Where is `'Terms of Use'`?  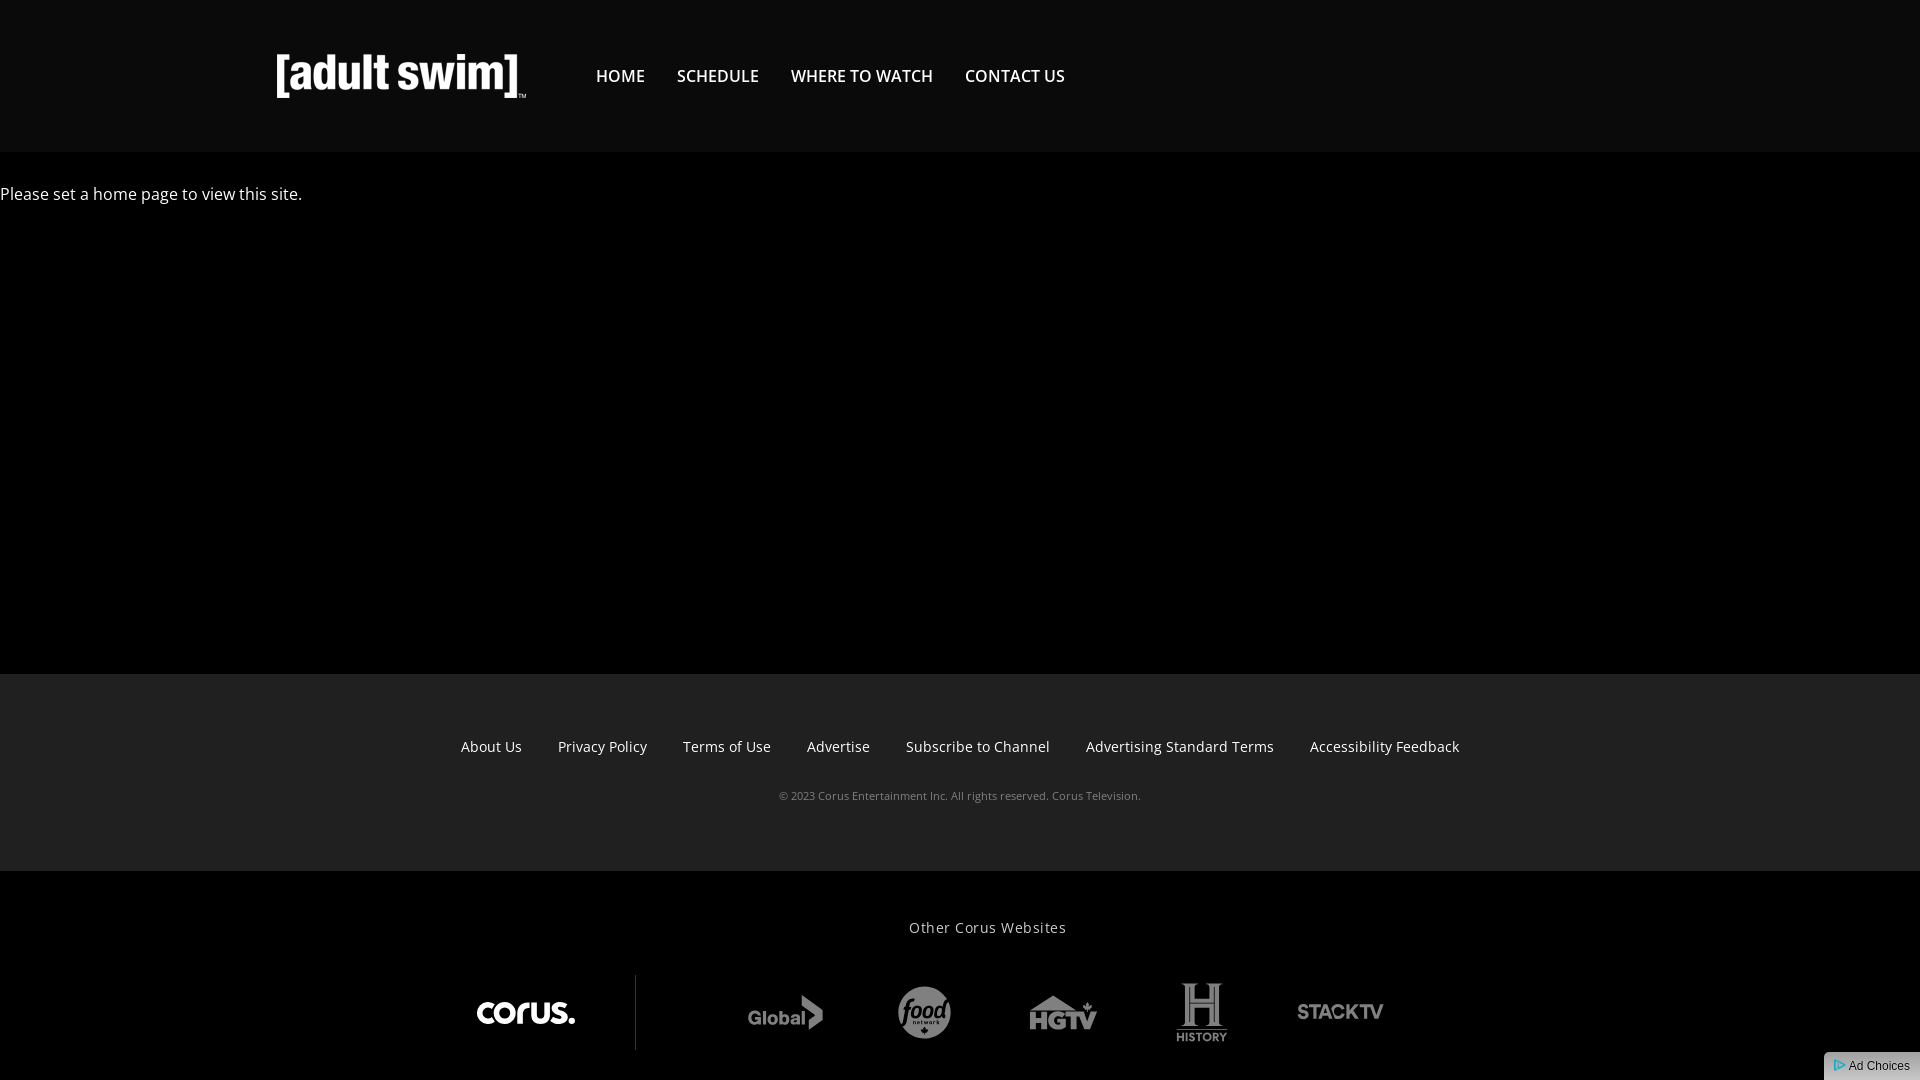 'Terms of Use' is located at coordinates (725, 745).